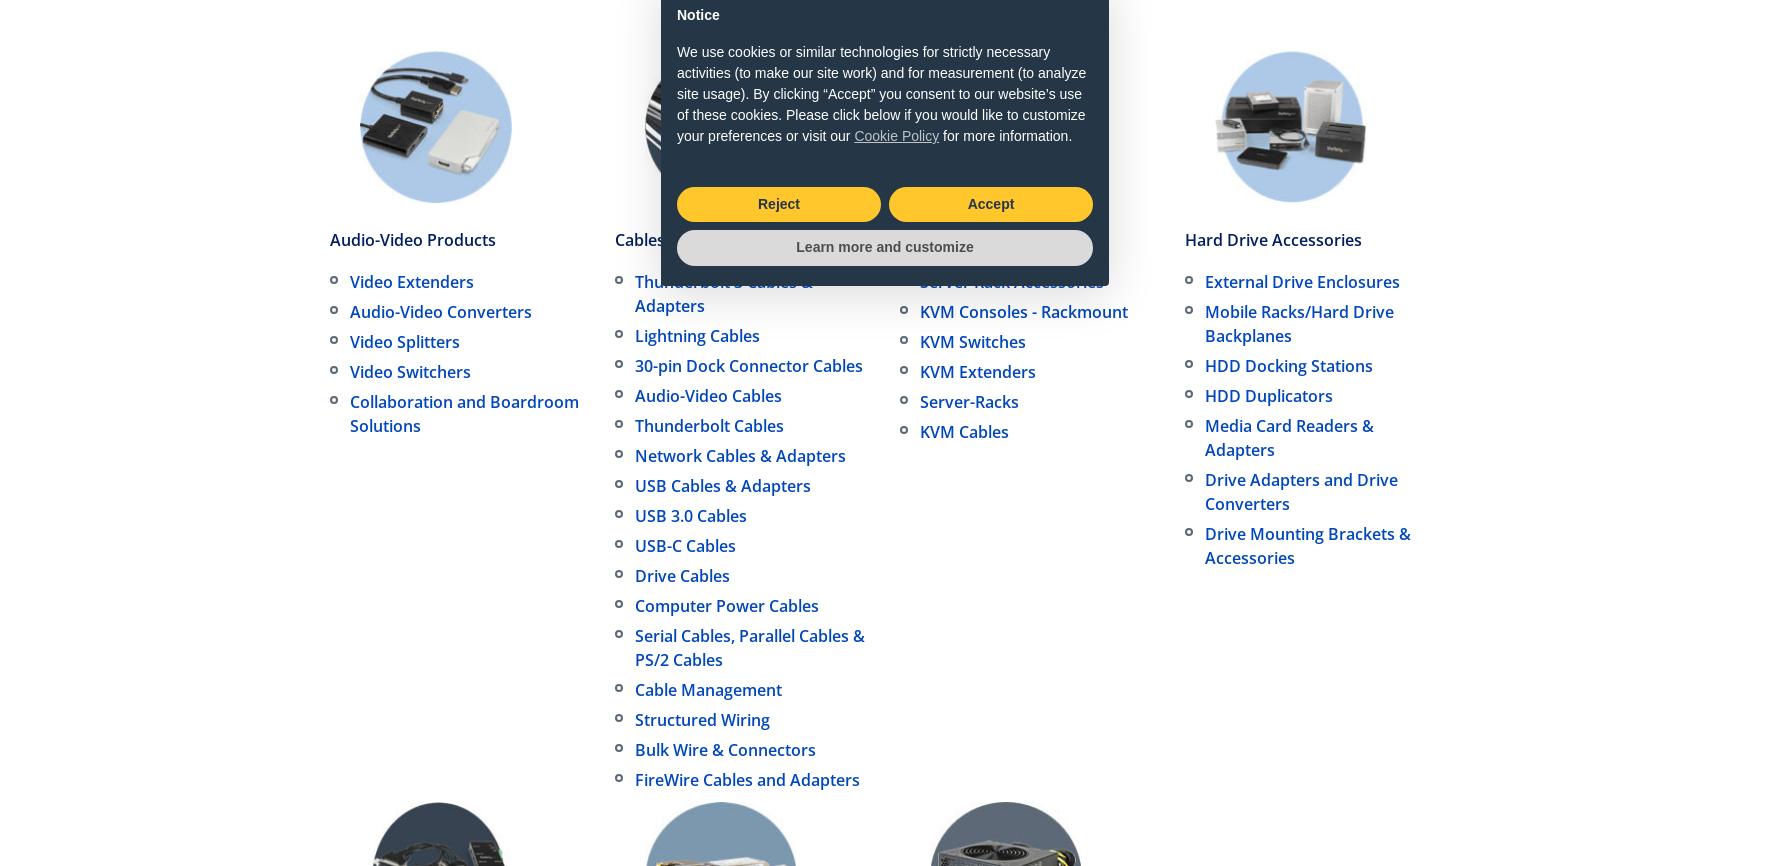 The image size is (1770, 866). What do you see at coordinates (1307, 546) in the screenshot?
I see `'Drive Mounting Brackets & Accessories'` at bounding box center [1307, 546].